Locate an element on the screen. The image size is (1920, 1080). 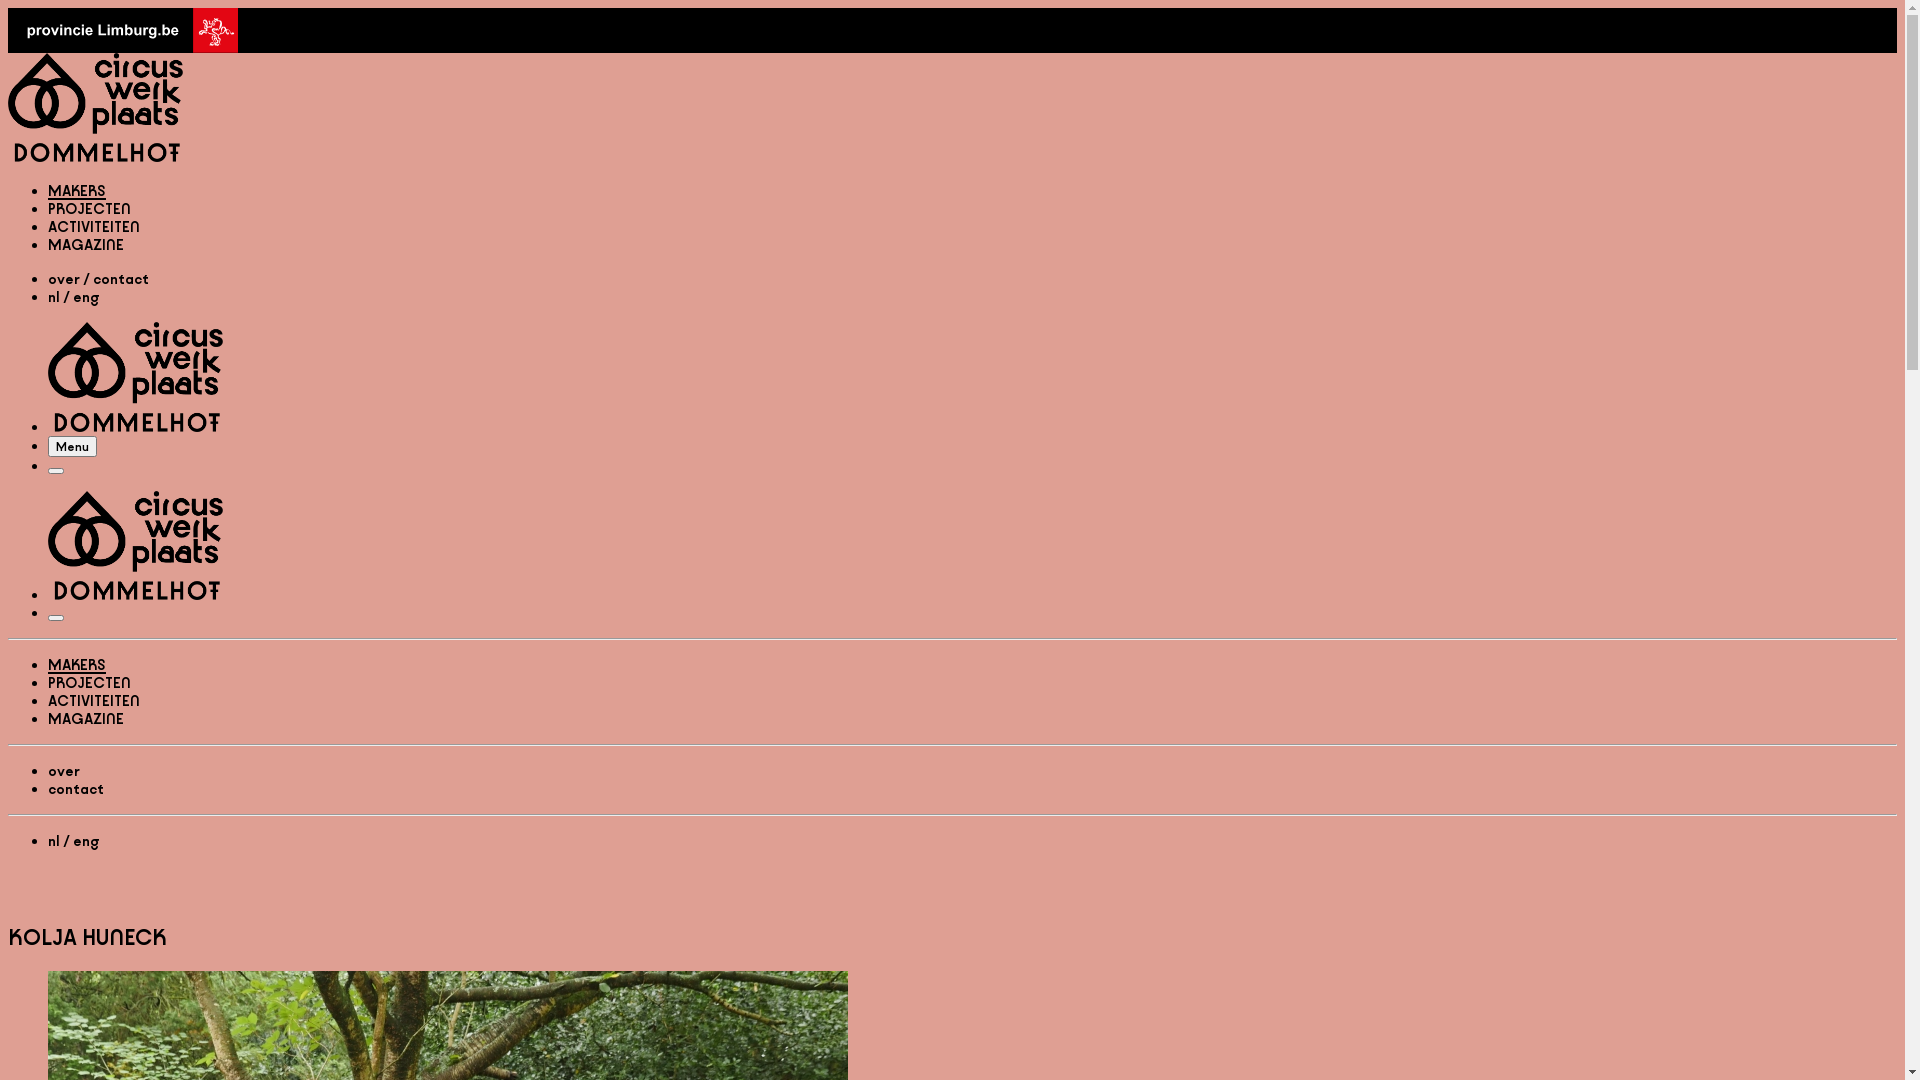
'ACTIVITEITEN' is located at coordinates (93, 225).